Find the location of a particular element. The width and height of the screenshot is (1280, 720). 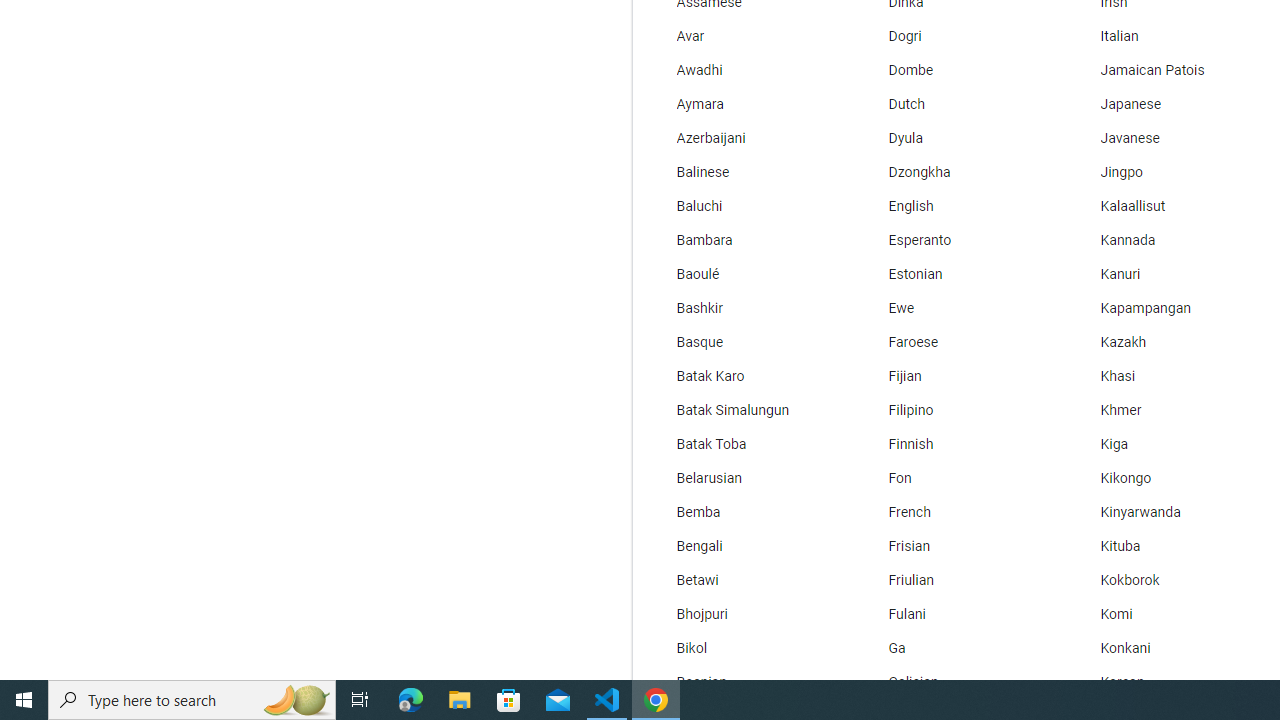

'Bikol' is located at coordinates (744, 649).